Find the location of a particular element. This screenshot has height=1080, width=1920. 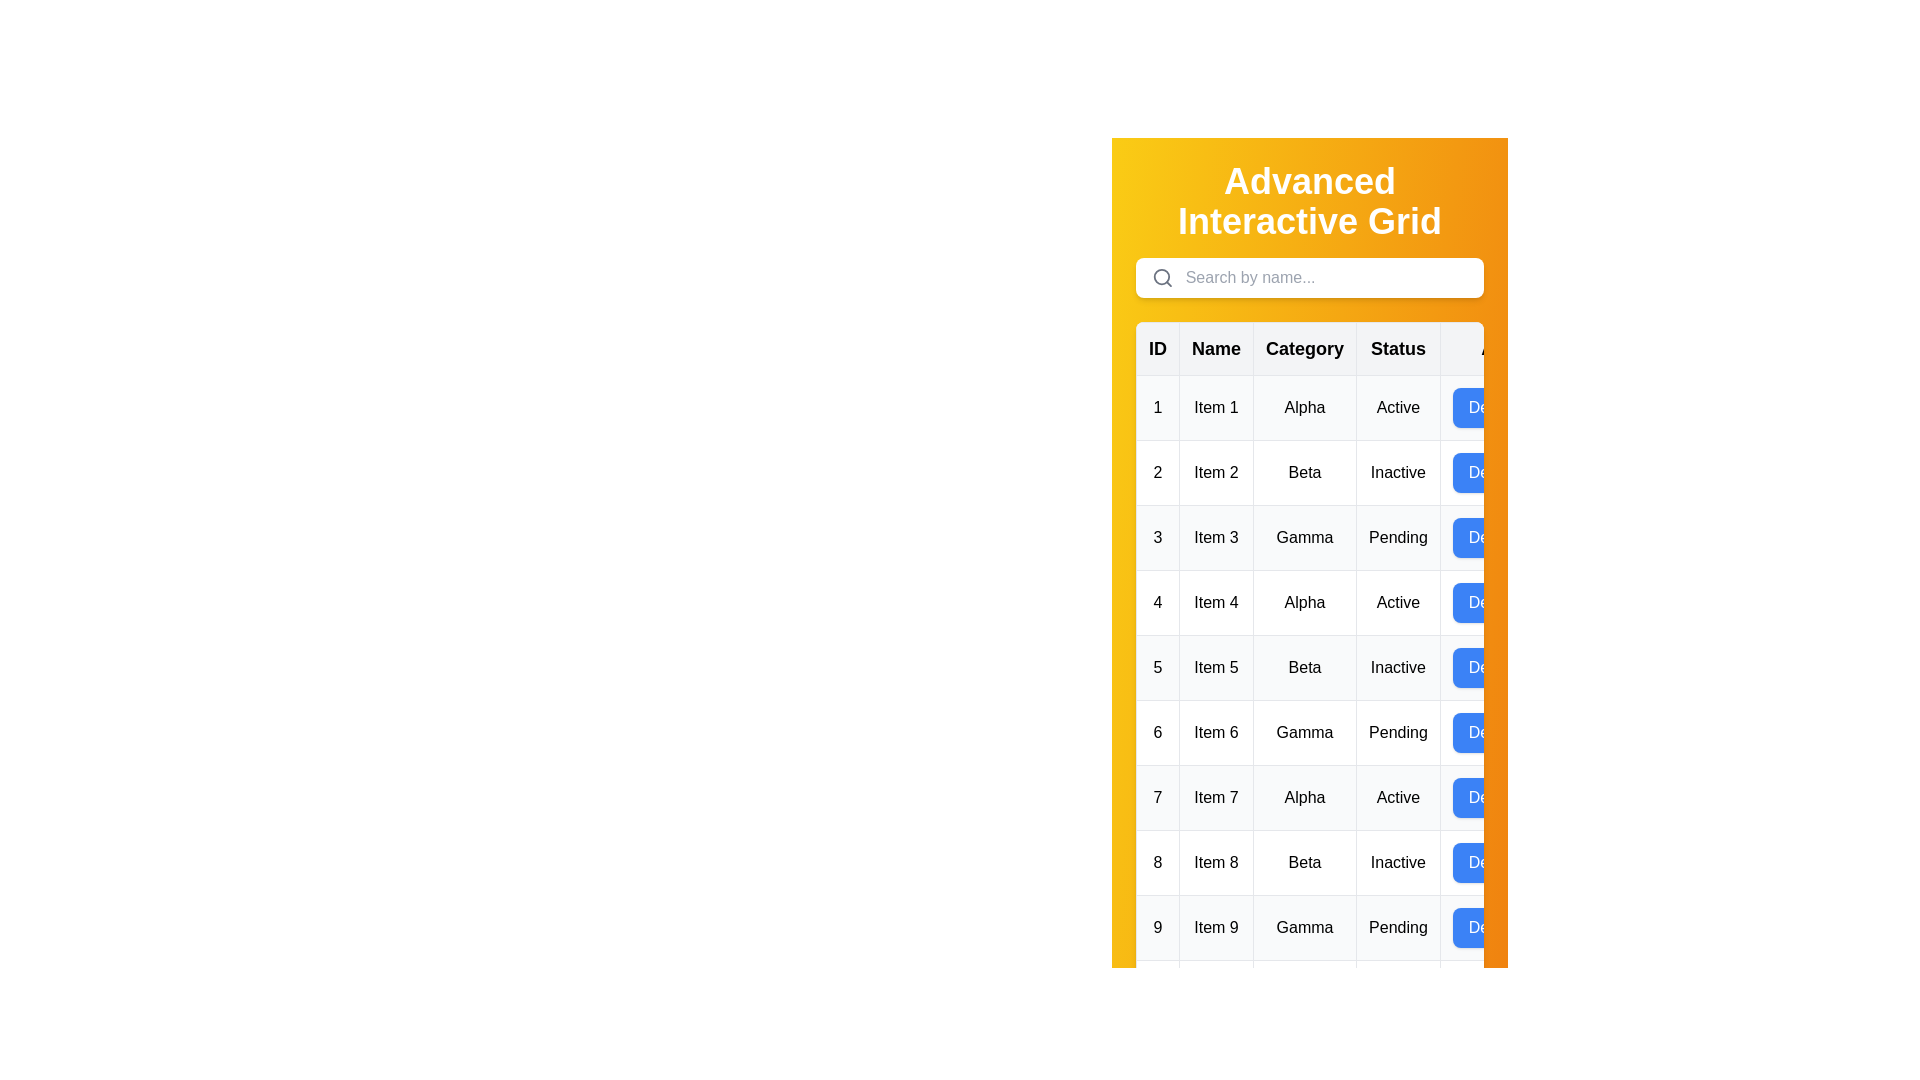

the column header Status to sort the data is located at coordinates (1396, 347).